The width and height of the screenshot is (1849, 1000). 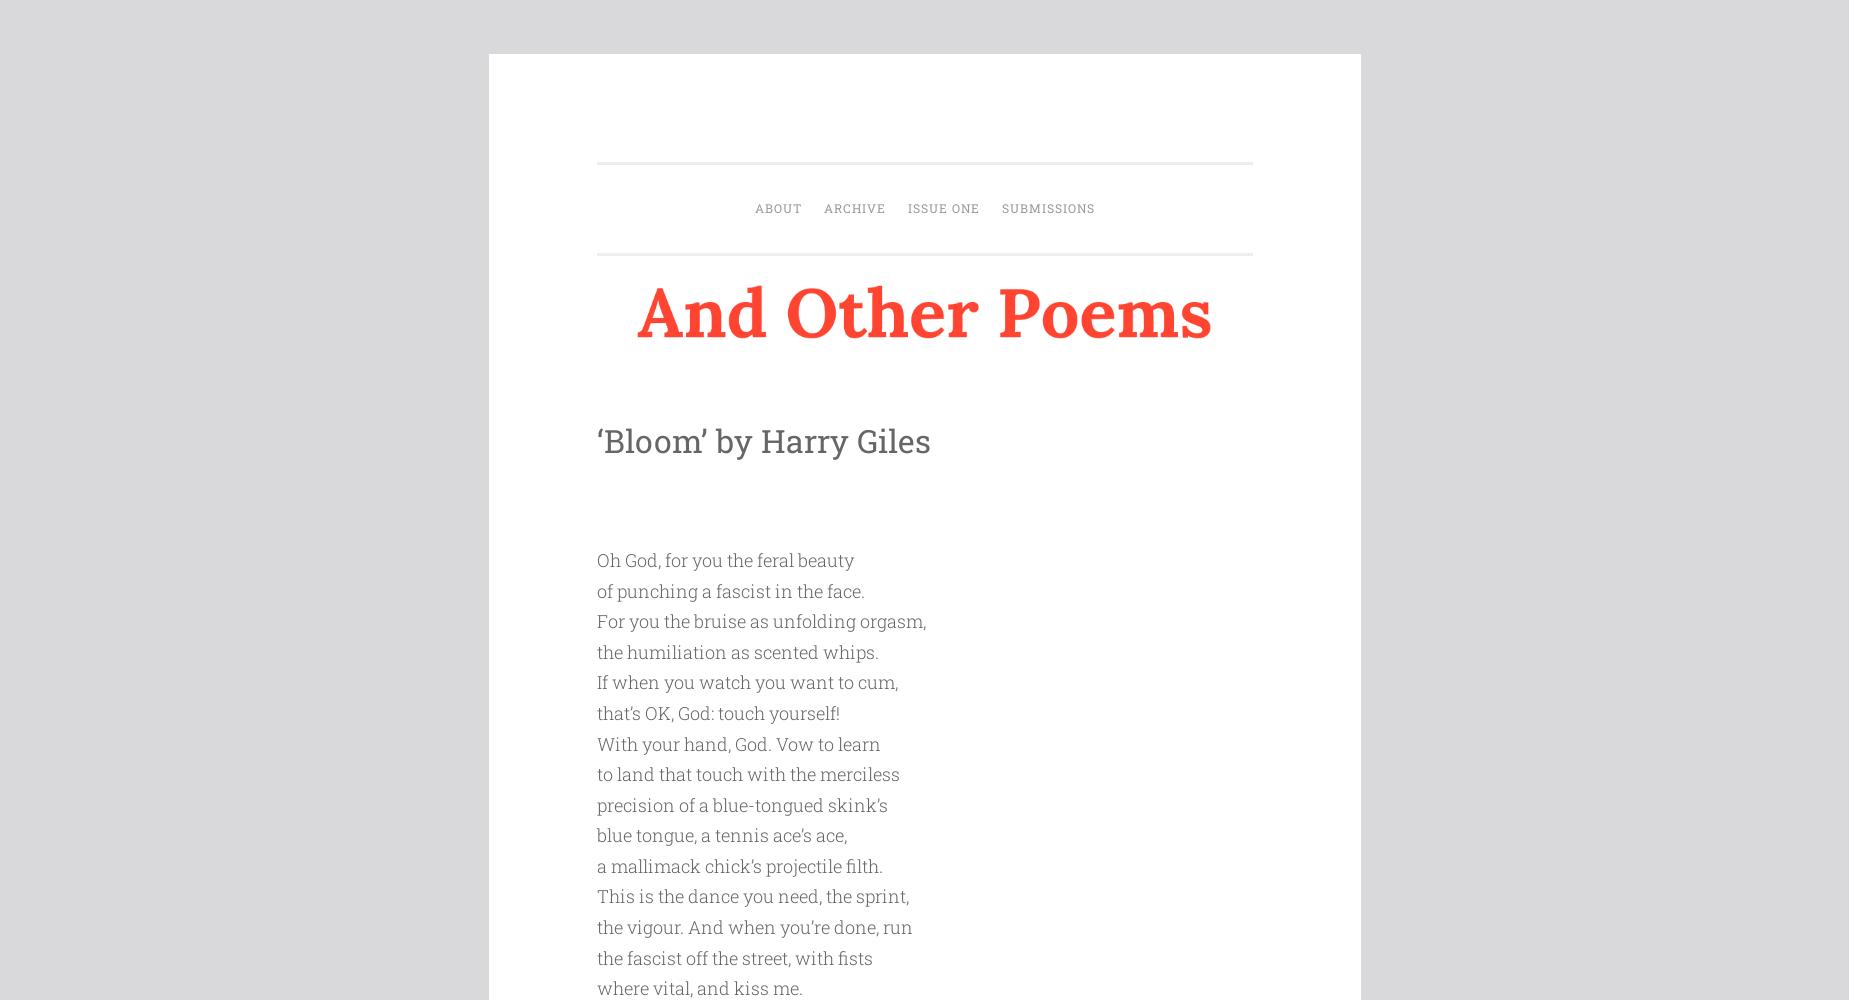 What do you see at coordinates (723, 559) in the screenshot?
I see `'Oh God, for you the feral beauty'` at bounding box center [723, 559].